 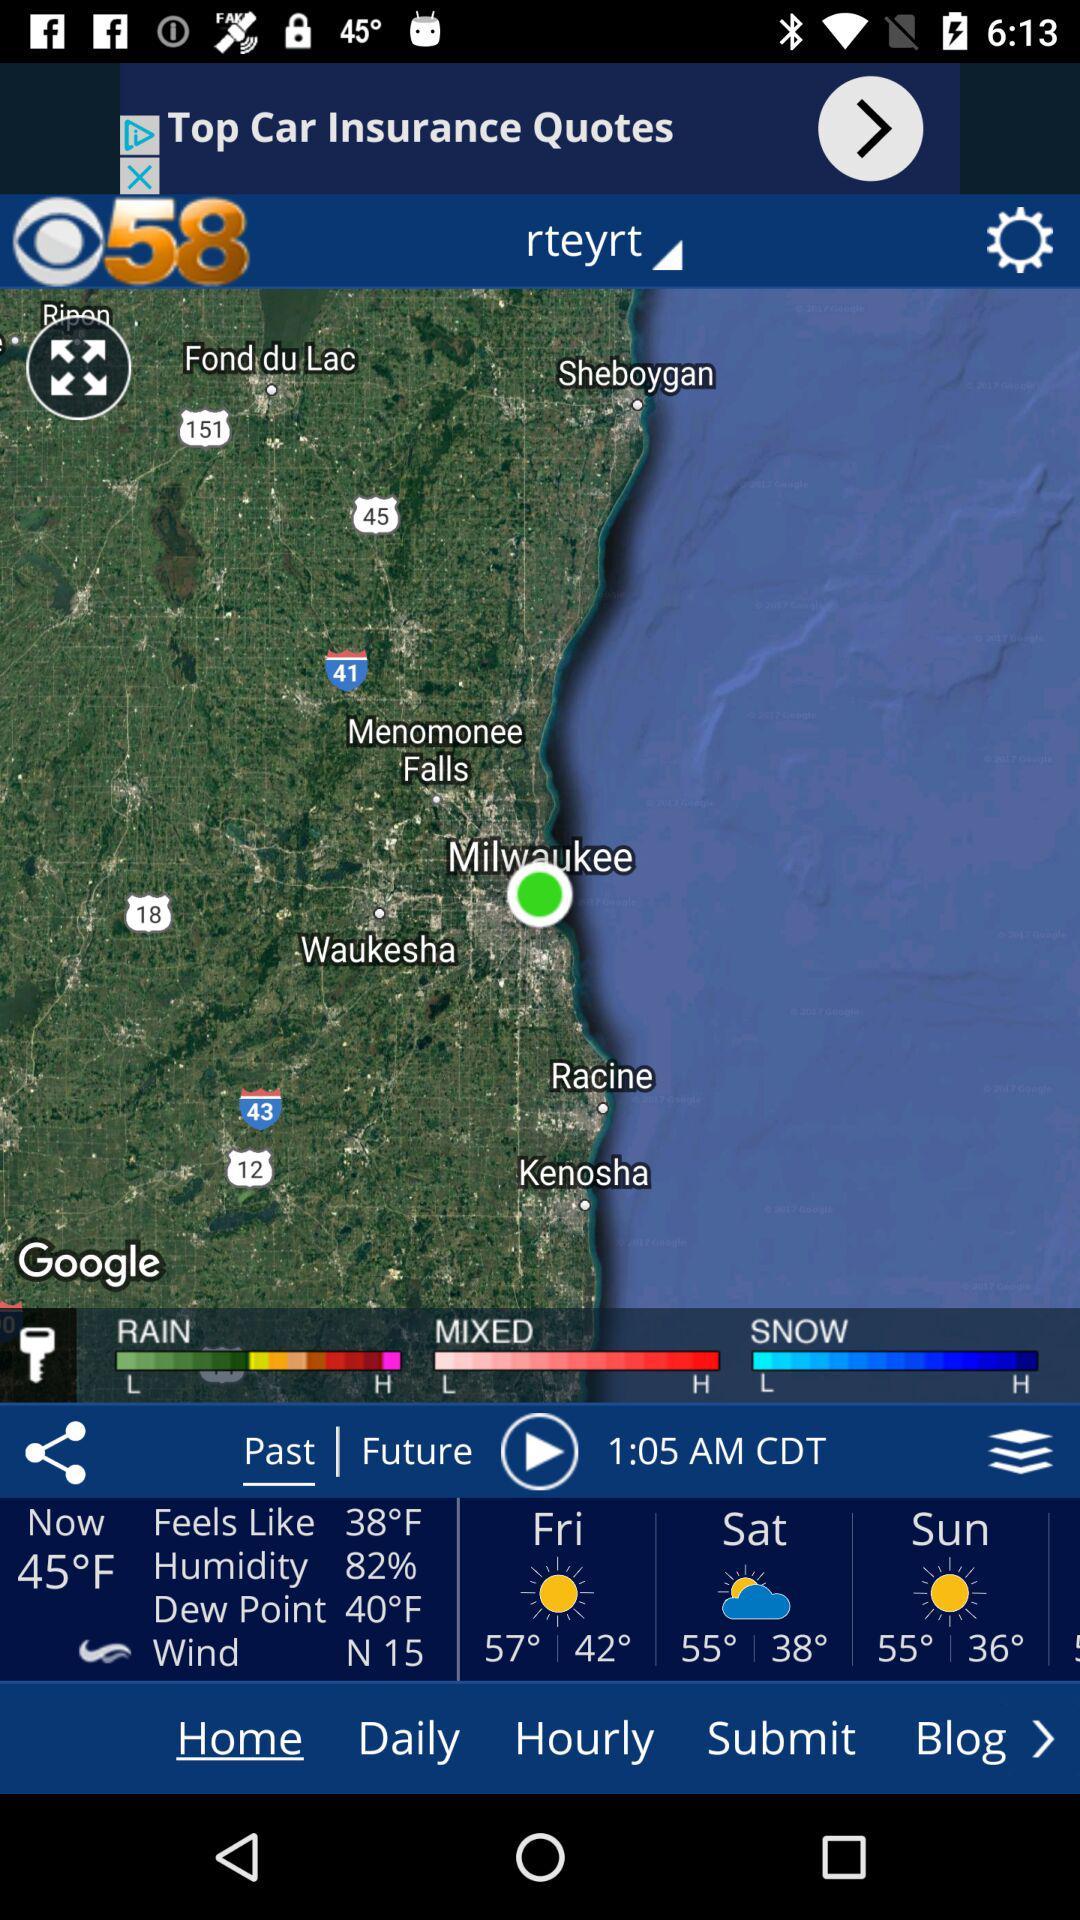 What do you see at coordinates (58, 1451) in the screenshot?
I see `share page` at bounding box center [58, 1451].